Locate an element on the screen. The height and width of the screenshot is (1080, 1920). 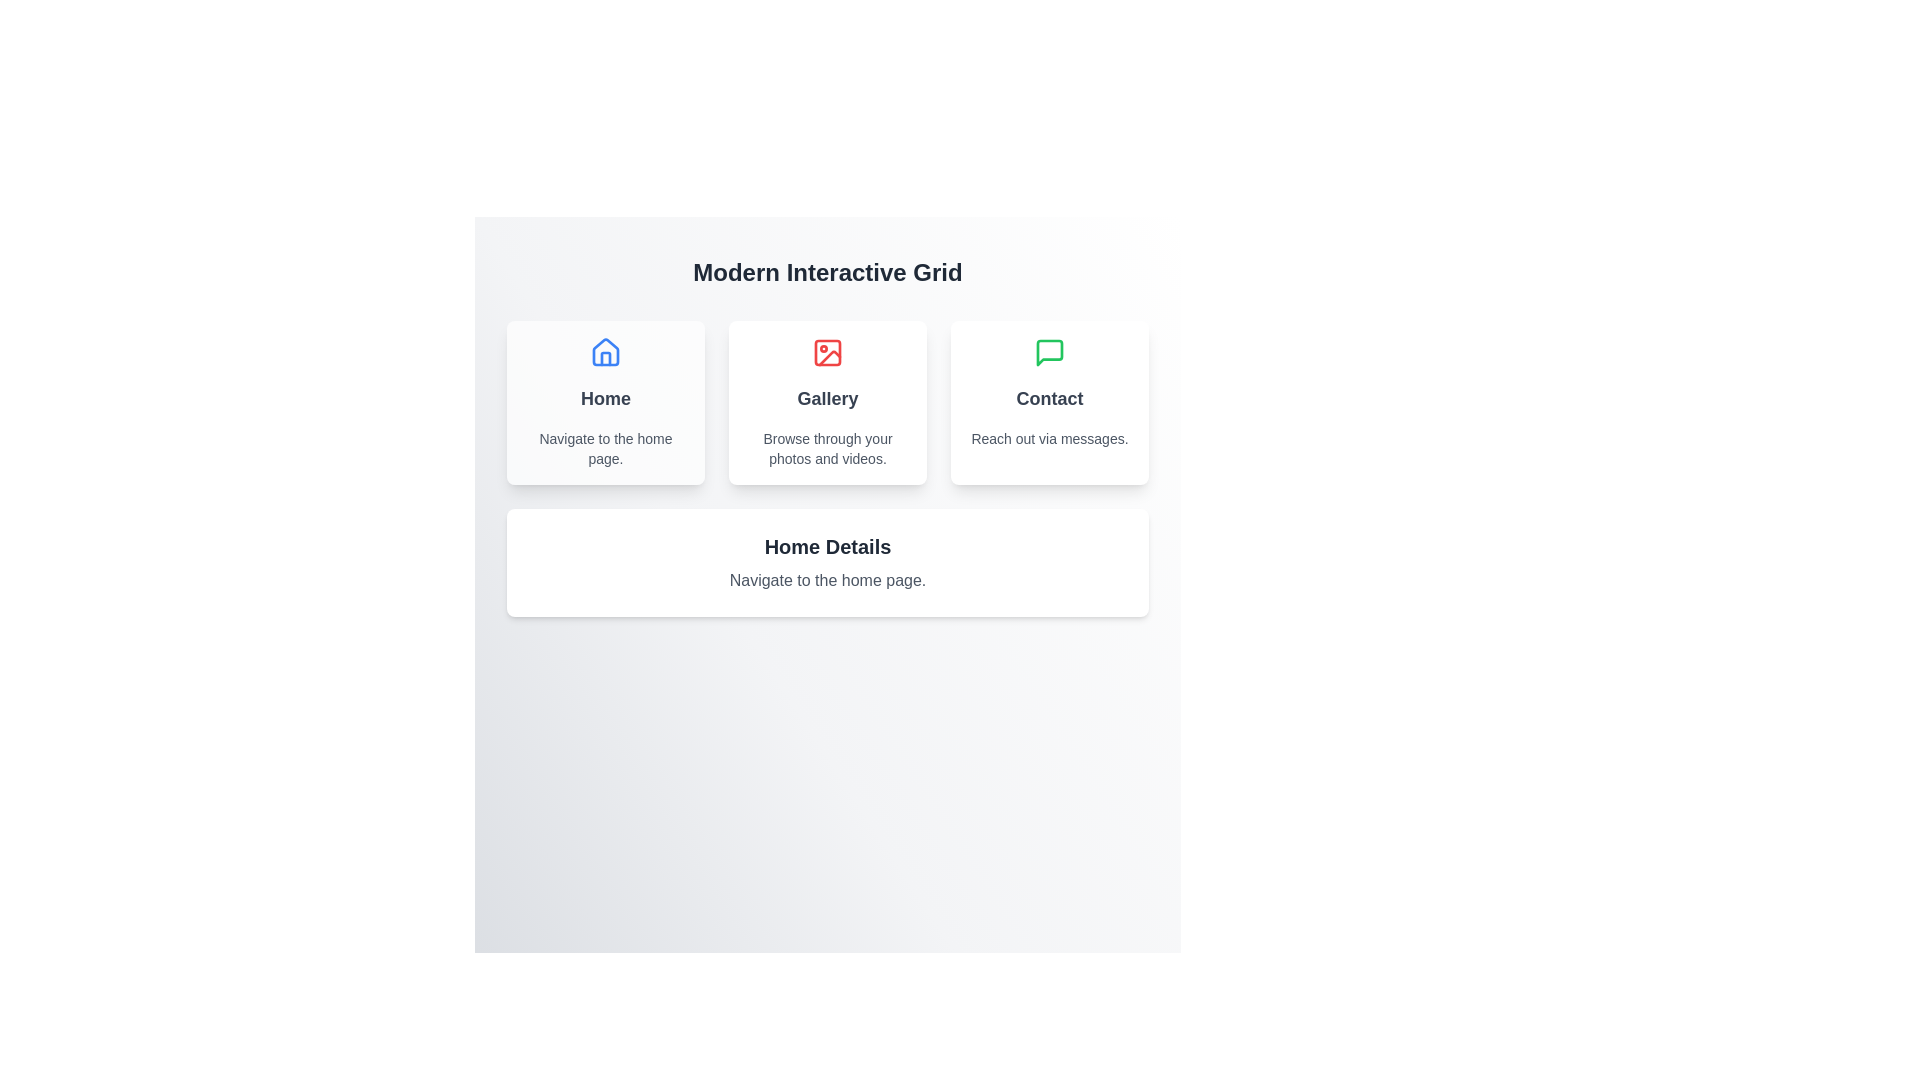
the home icon, which is a blue-stroked house outline located above the text 'Home' in the first card of three horizontal cards is located at coordinates (604, 352).